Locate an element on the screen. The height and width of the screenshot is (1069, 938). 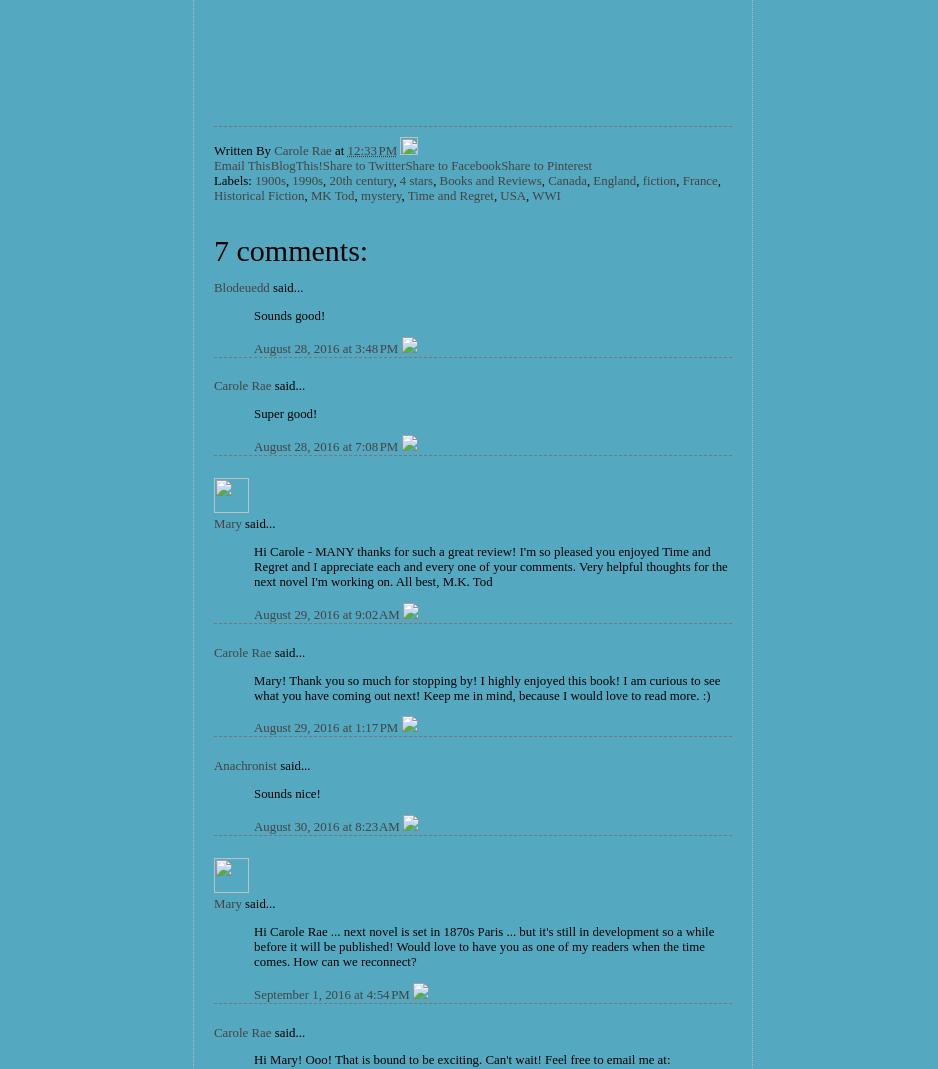
'August 29, 2016 at 9:02 AM' is located at coordinates (327, 614).